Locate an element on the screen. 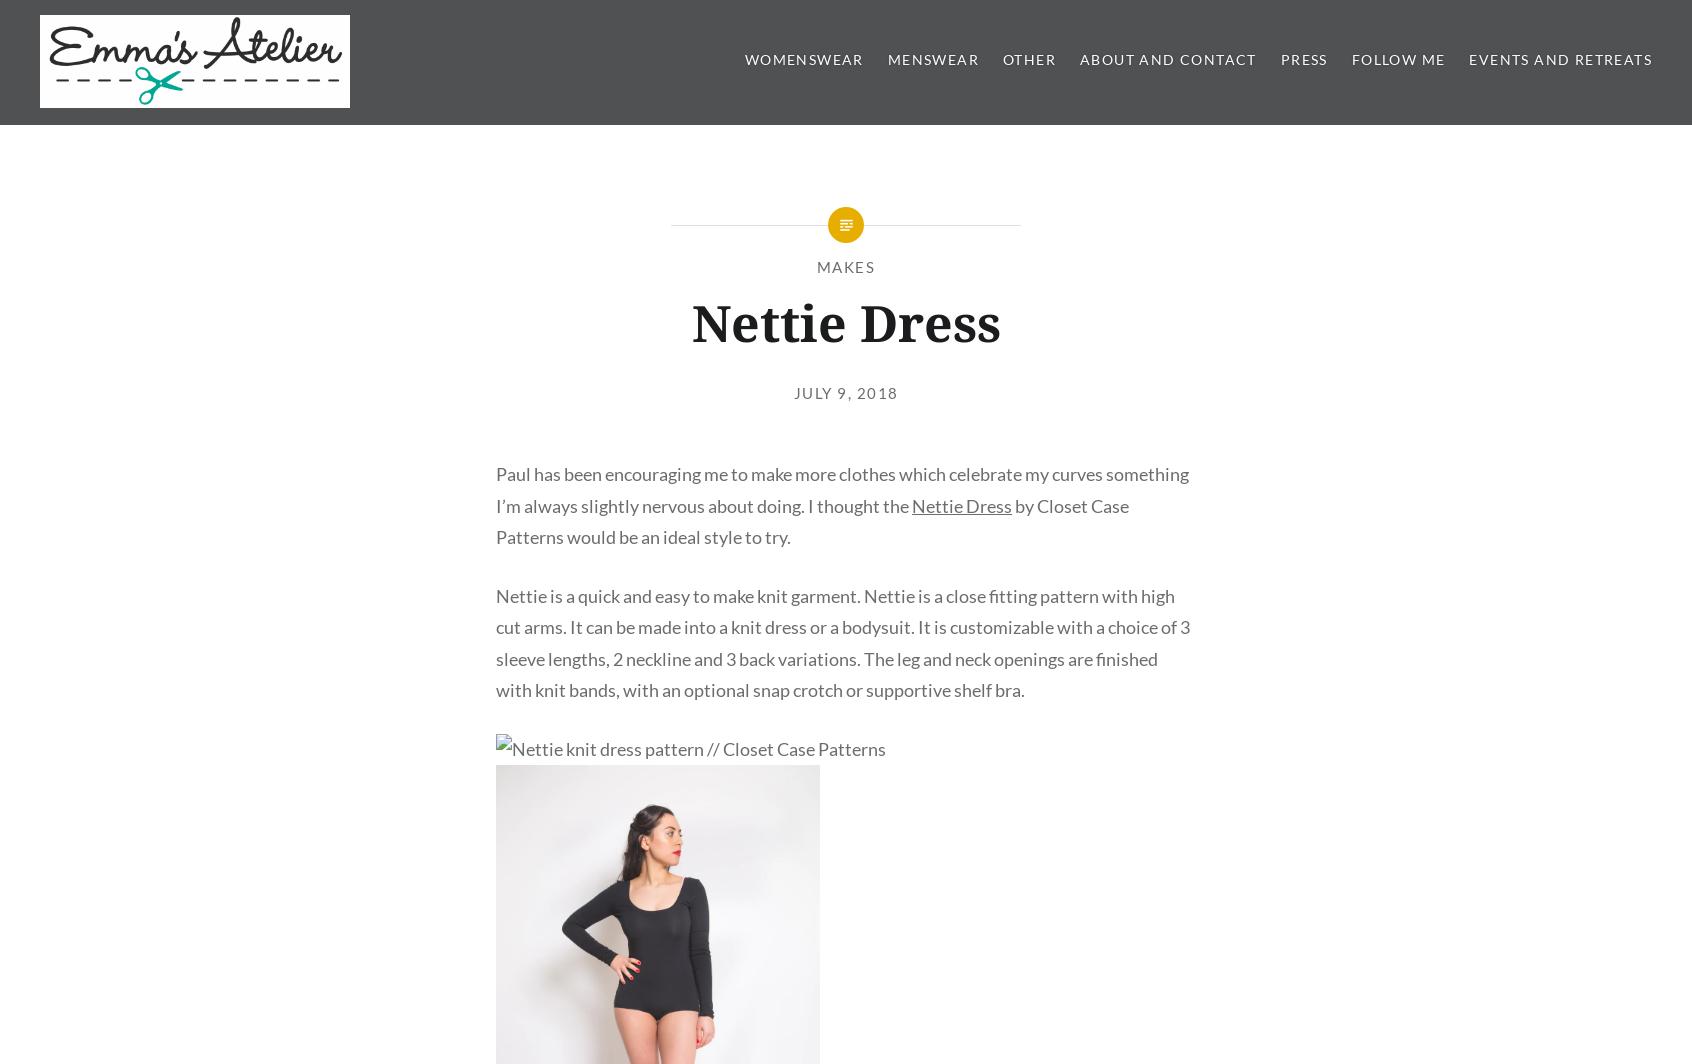  'Nettie is a quick and easy to make knit garment. Nettie is a close fitting pattern with high cut arms. It can be made into a knit dress or a bodysuit. It is customizable with a choice of 3 sleeve lengths, 2 neckline and 3 back variations. The leg and neck openings are finished with knit bands, with an optional snap crotch or supportive shelf bra.' is located at coordinates (842, 642).